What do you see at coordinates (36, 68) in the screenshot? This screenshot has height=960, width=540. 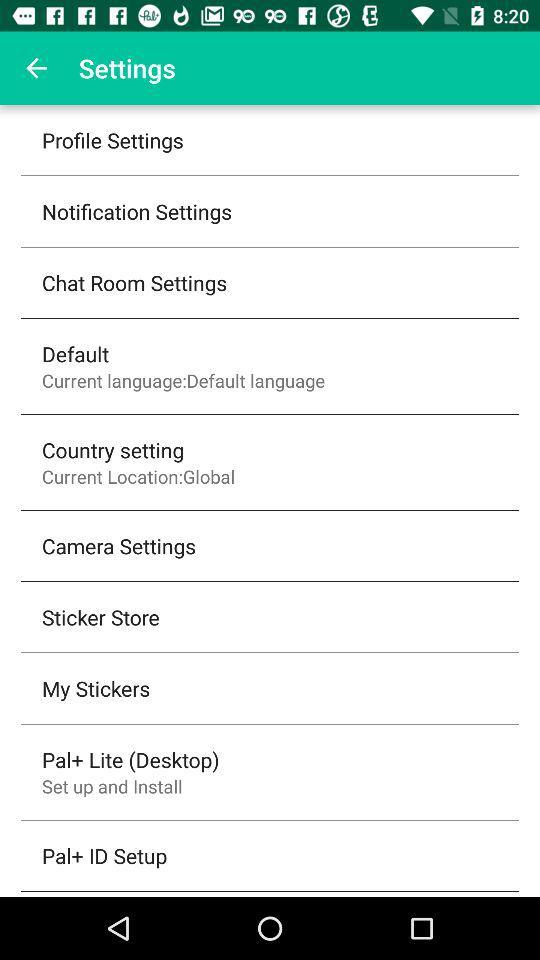 I see `the item next to settings` at bounding box center [36, 68].